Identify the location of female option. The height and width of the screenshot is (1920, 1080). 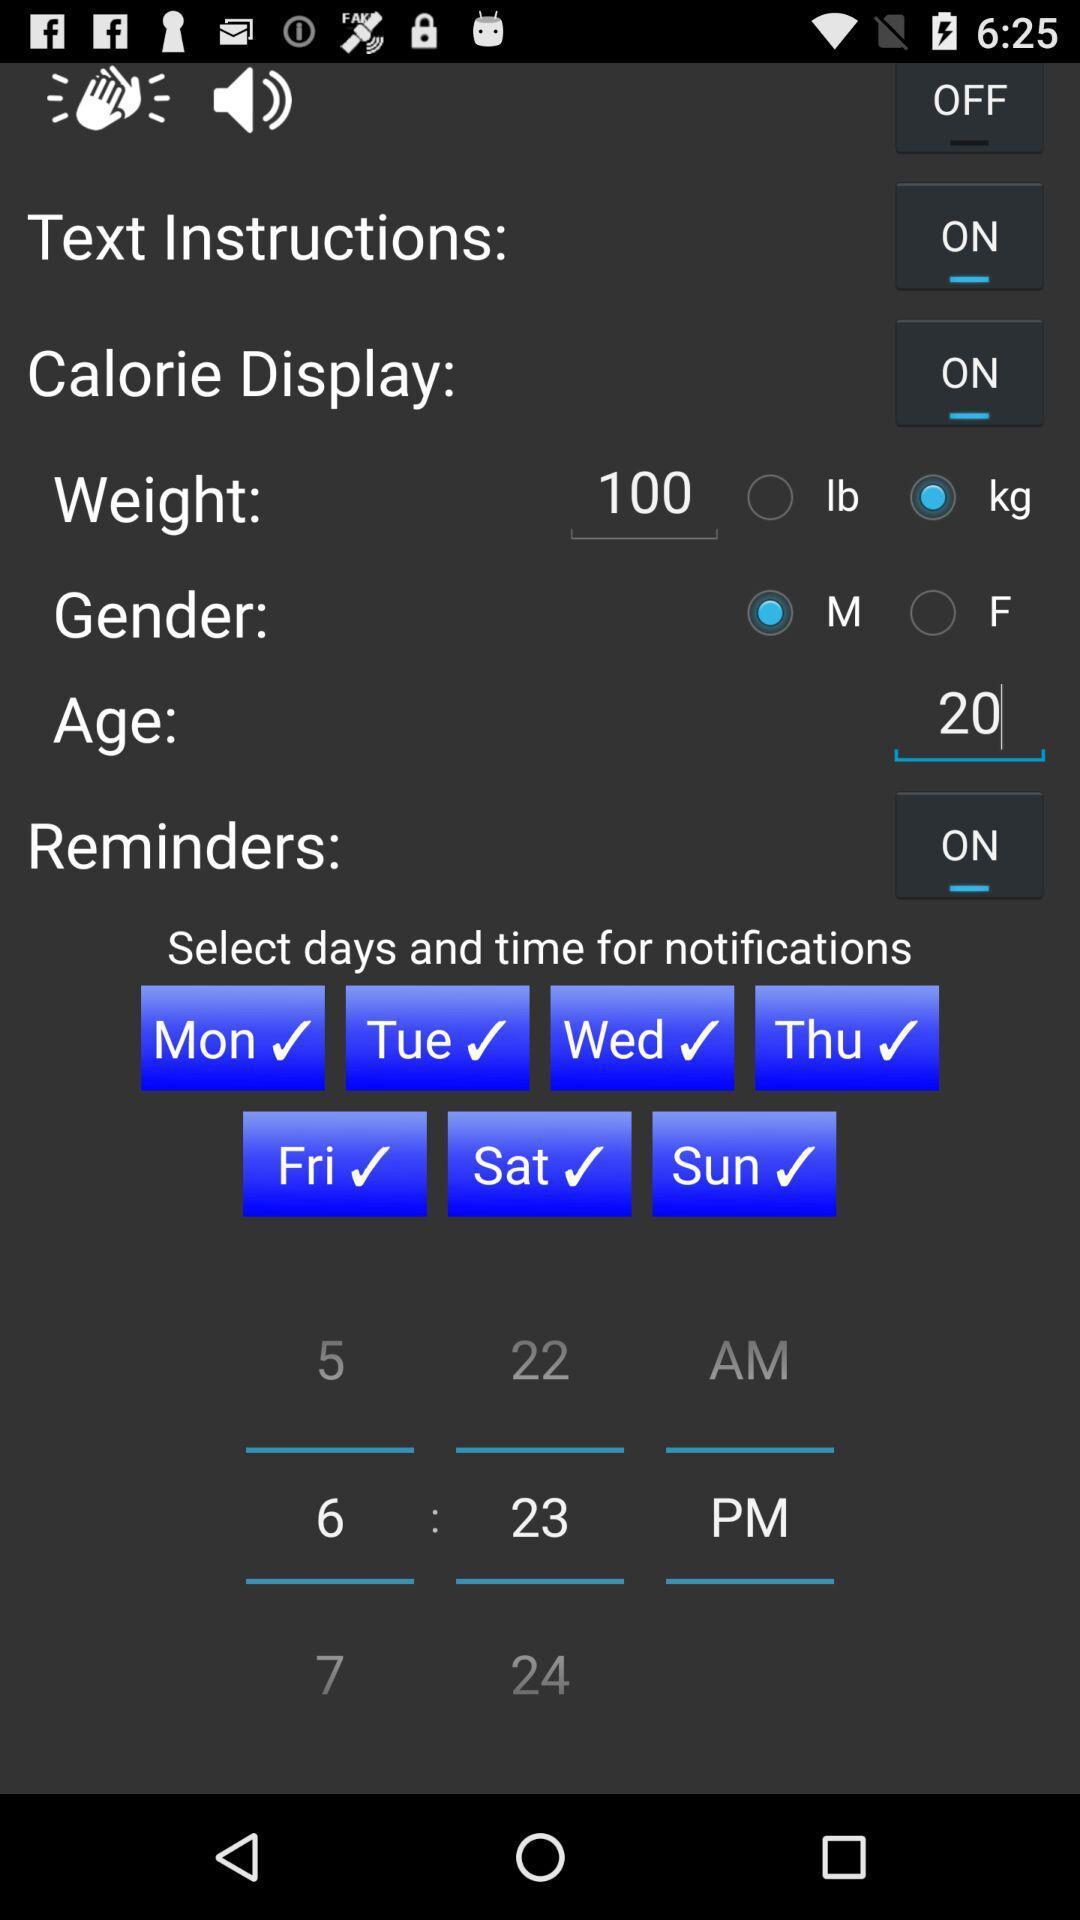
(938, 611).